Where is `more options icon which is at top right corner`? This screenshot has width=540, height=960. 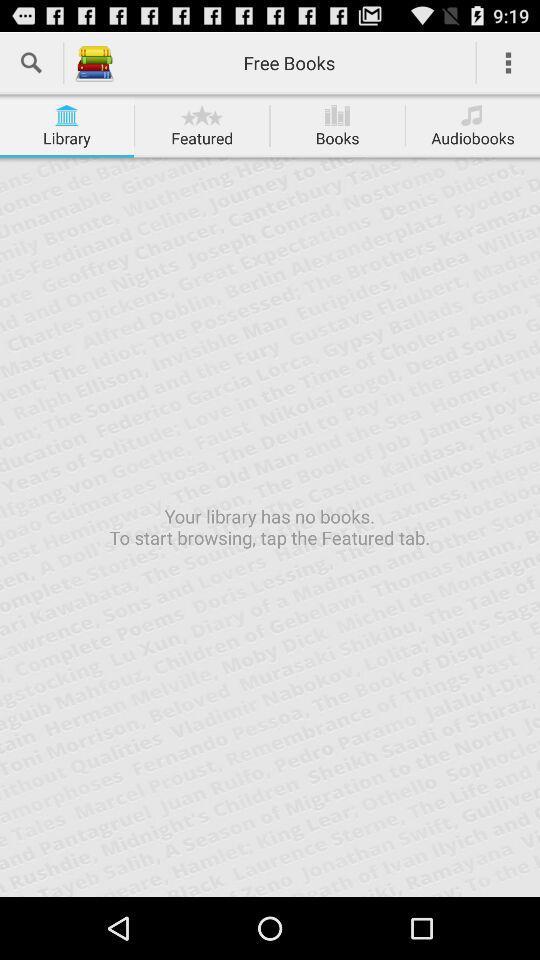
more options icon which is at top right corner is located at coordinates (508, 63).